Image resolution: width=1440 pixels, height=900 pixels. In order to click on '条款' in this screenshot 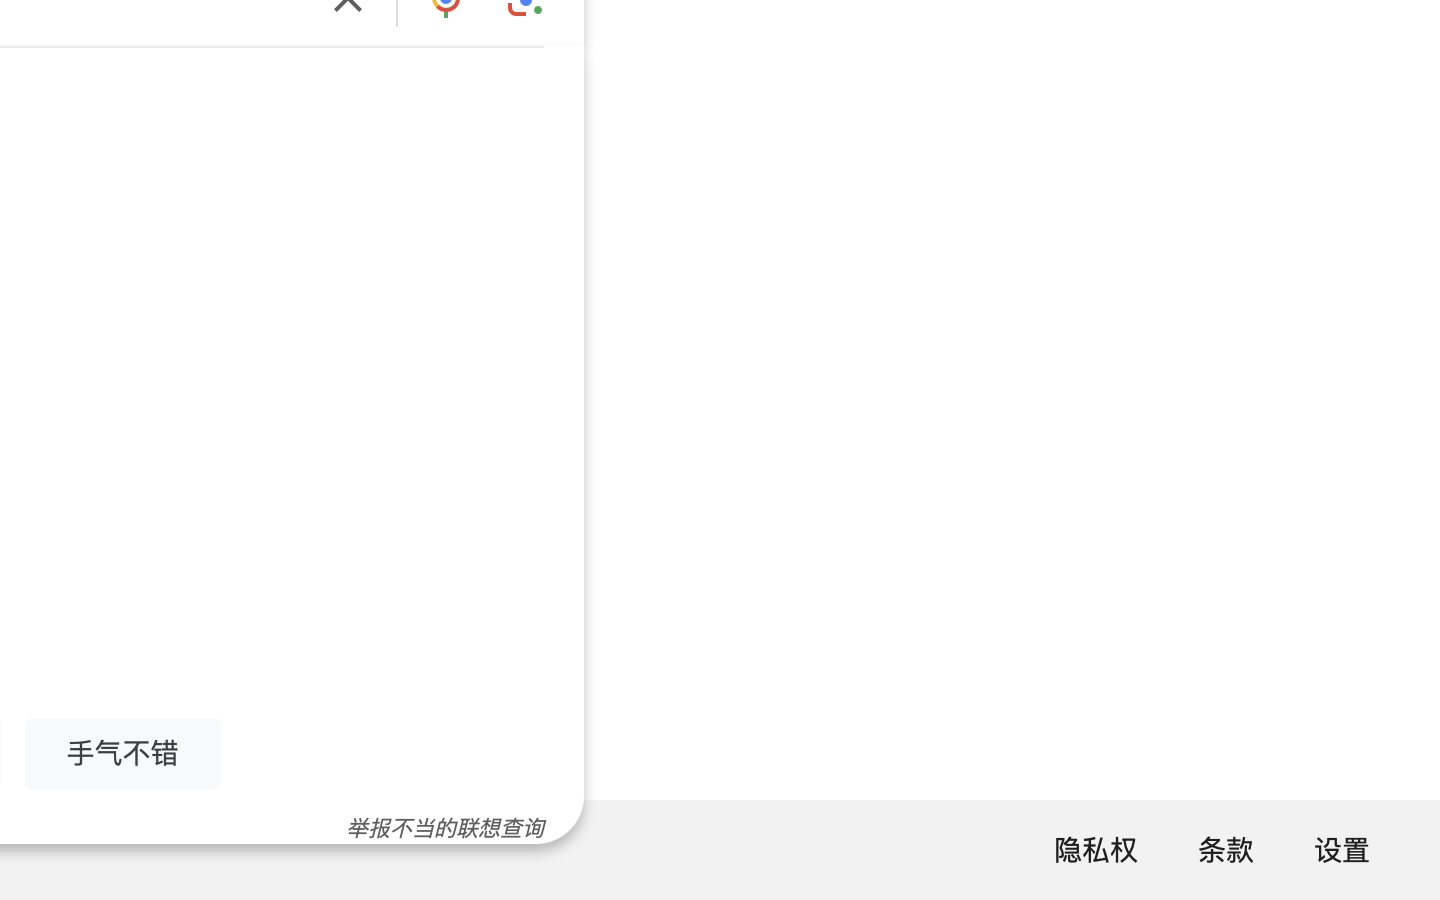, I will do `click(1225, 849)`.